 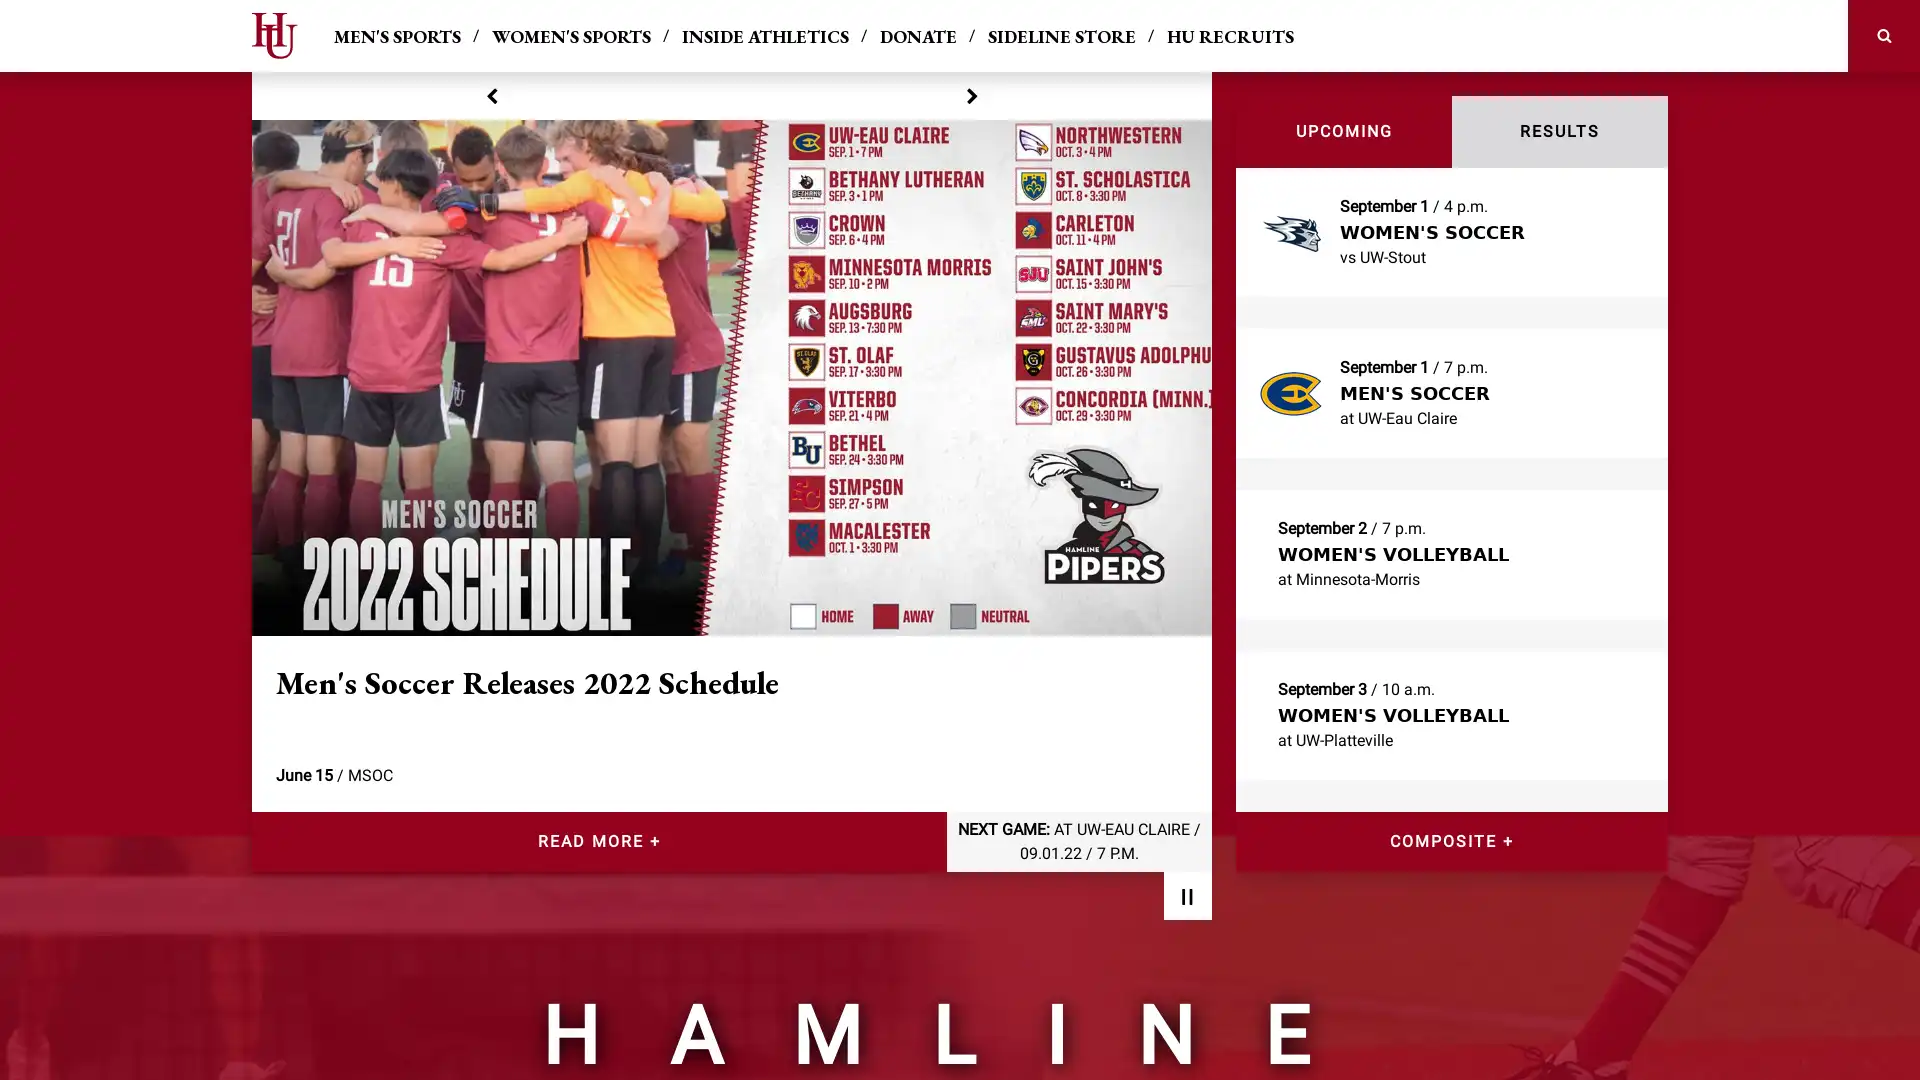 I want to click on previous, so click(x=274, y=366).